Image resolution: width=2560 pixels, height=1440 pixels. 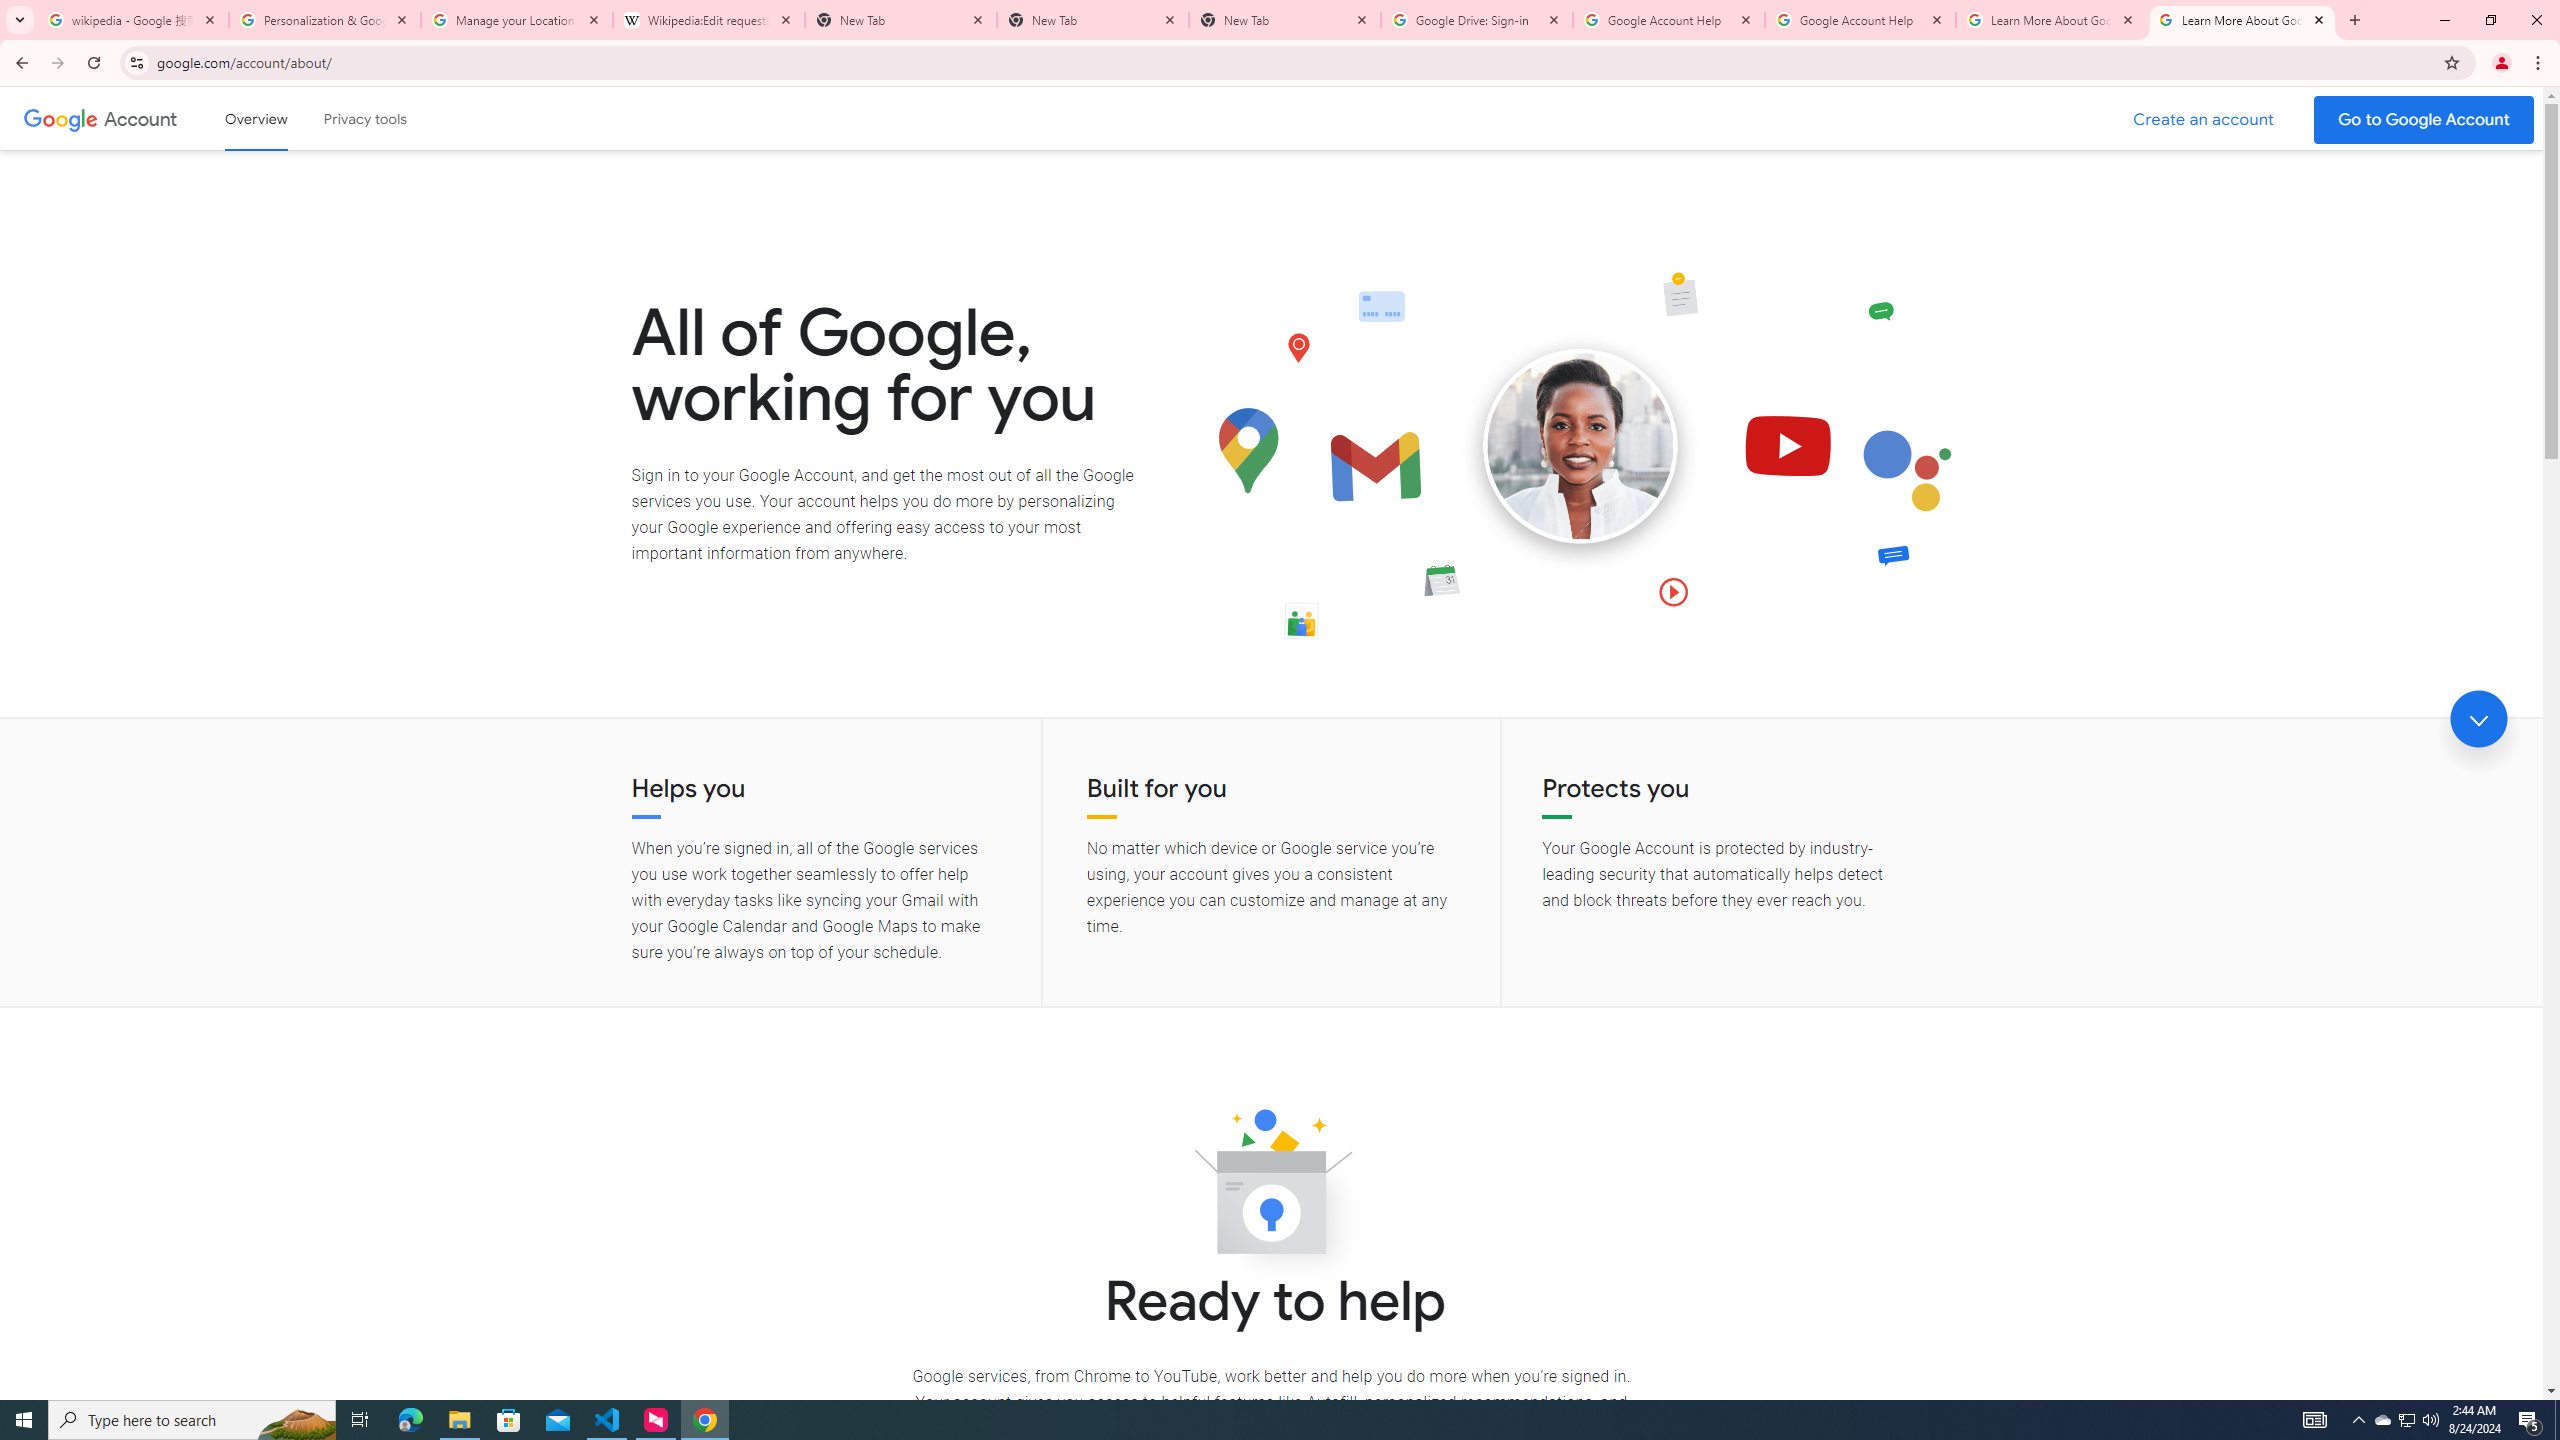 I want to click on 'Ready to help', so click(x=1271, y=1187).